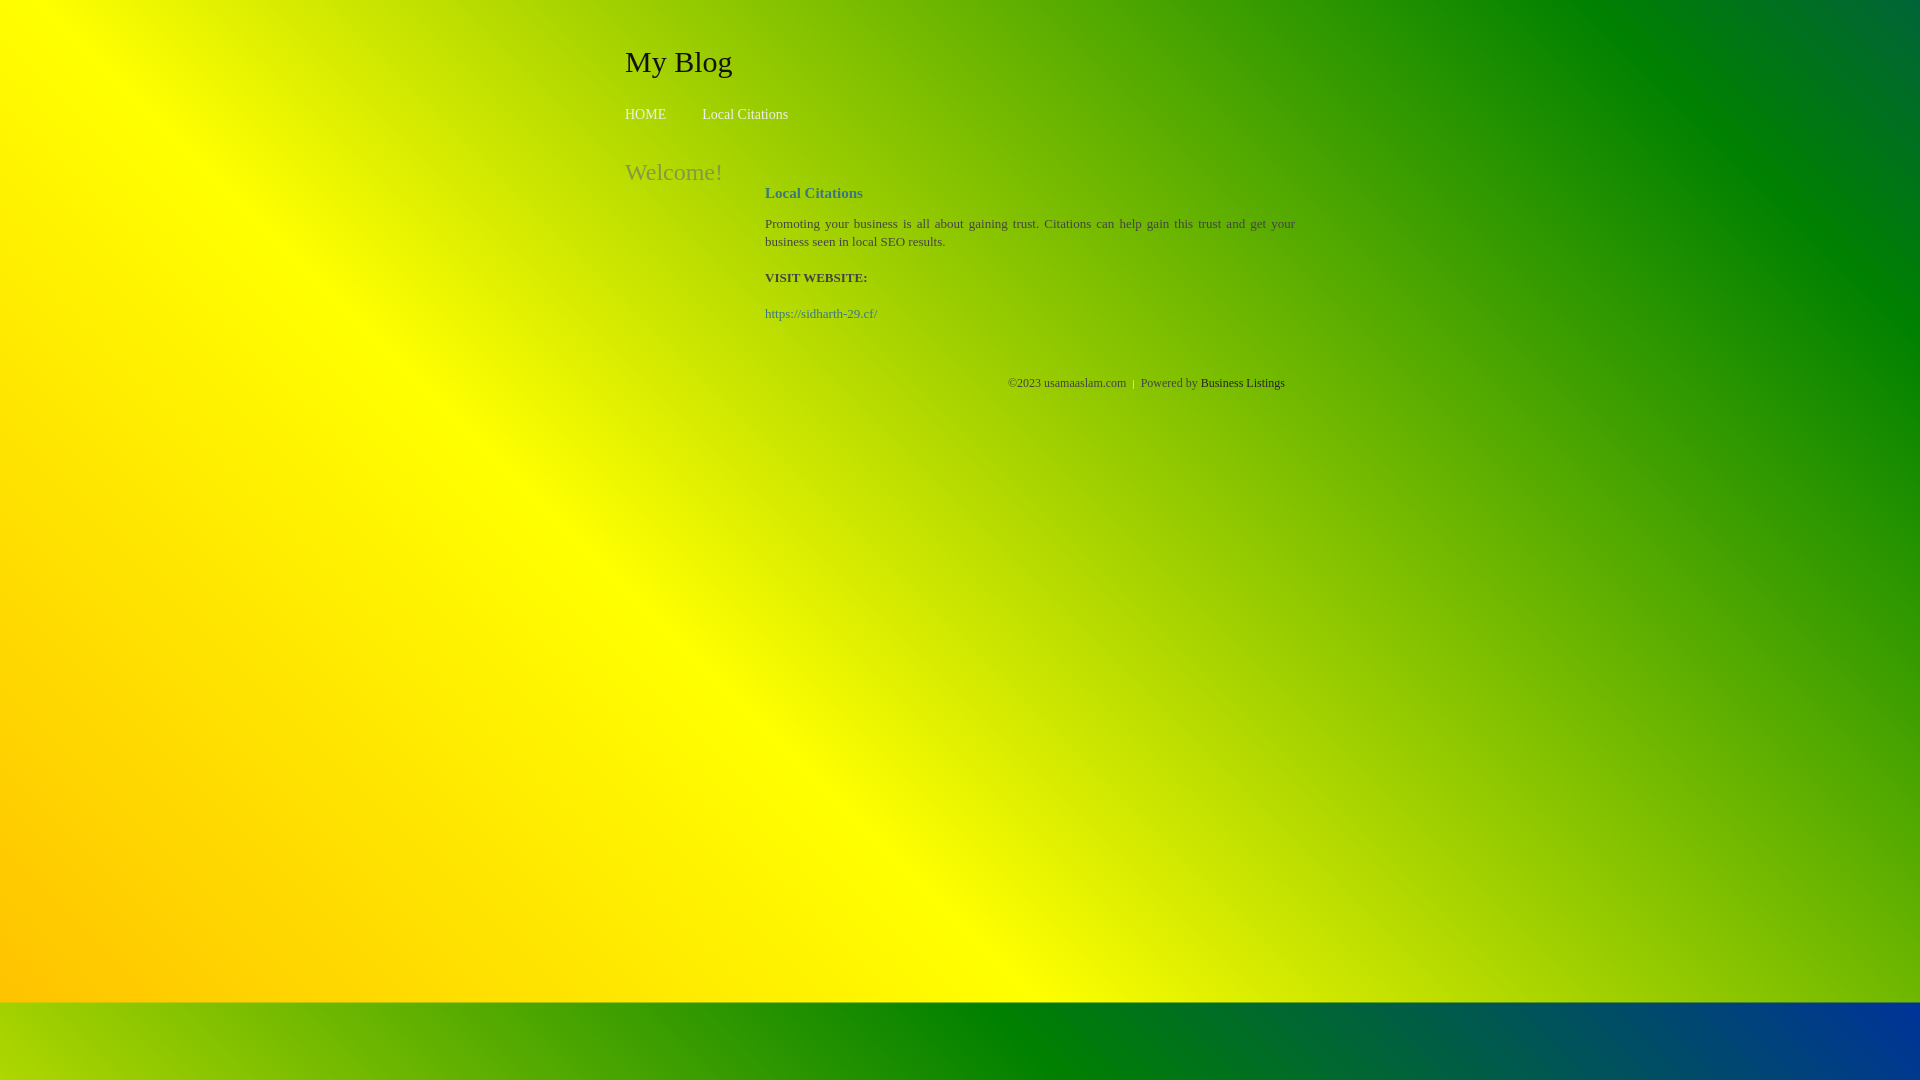 The image size is (1920, 1080). What do you see at coordinates (743, 114) in the screenshot?
I see `'Local Citations'` at bounding box center [743, 114].